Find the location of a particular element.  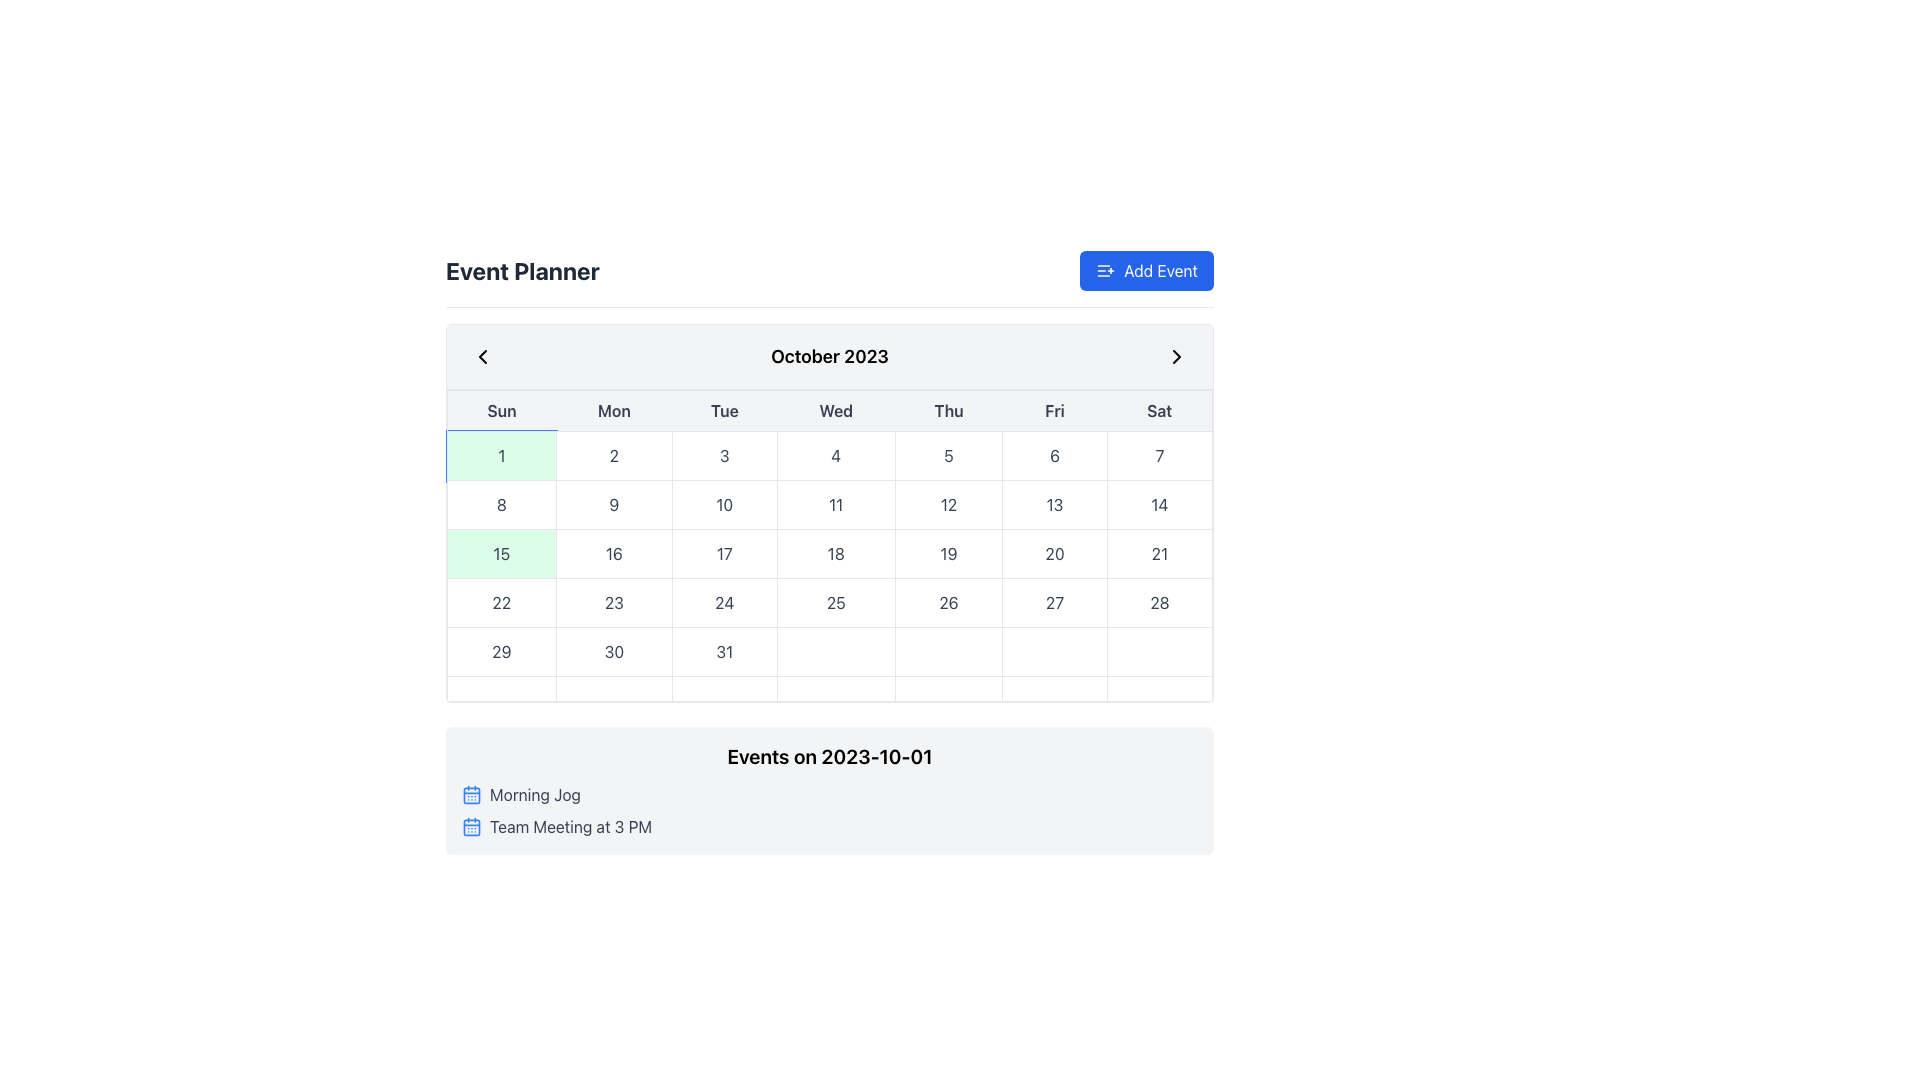

the interactive calendar day cell representing the 21st day of the month is located at coordinates (1159, 554).